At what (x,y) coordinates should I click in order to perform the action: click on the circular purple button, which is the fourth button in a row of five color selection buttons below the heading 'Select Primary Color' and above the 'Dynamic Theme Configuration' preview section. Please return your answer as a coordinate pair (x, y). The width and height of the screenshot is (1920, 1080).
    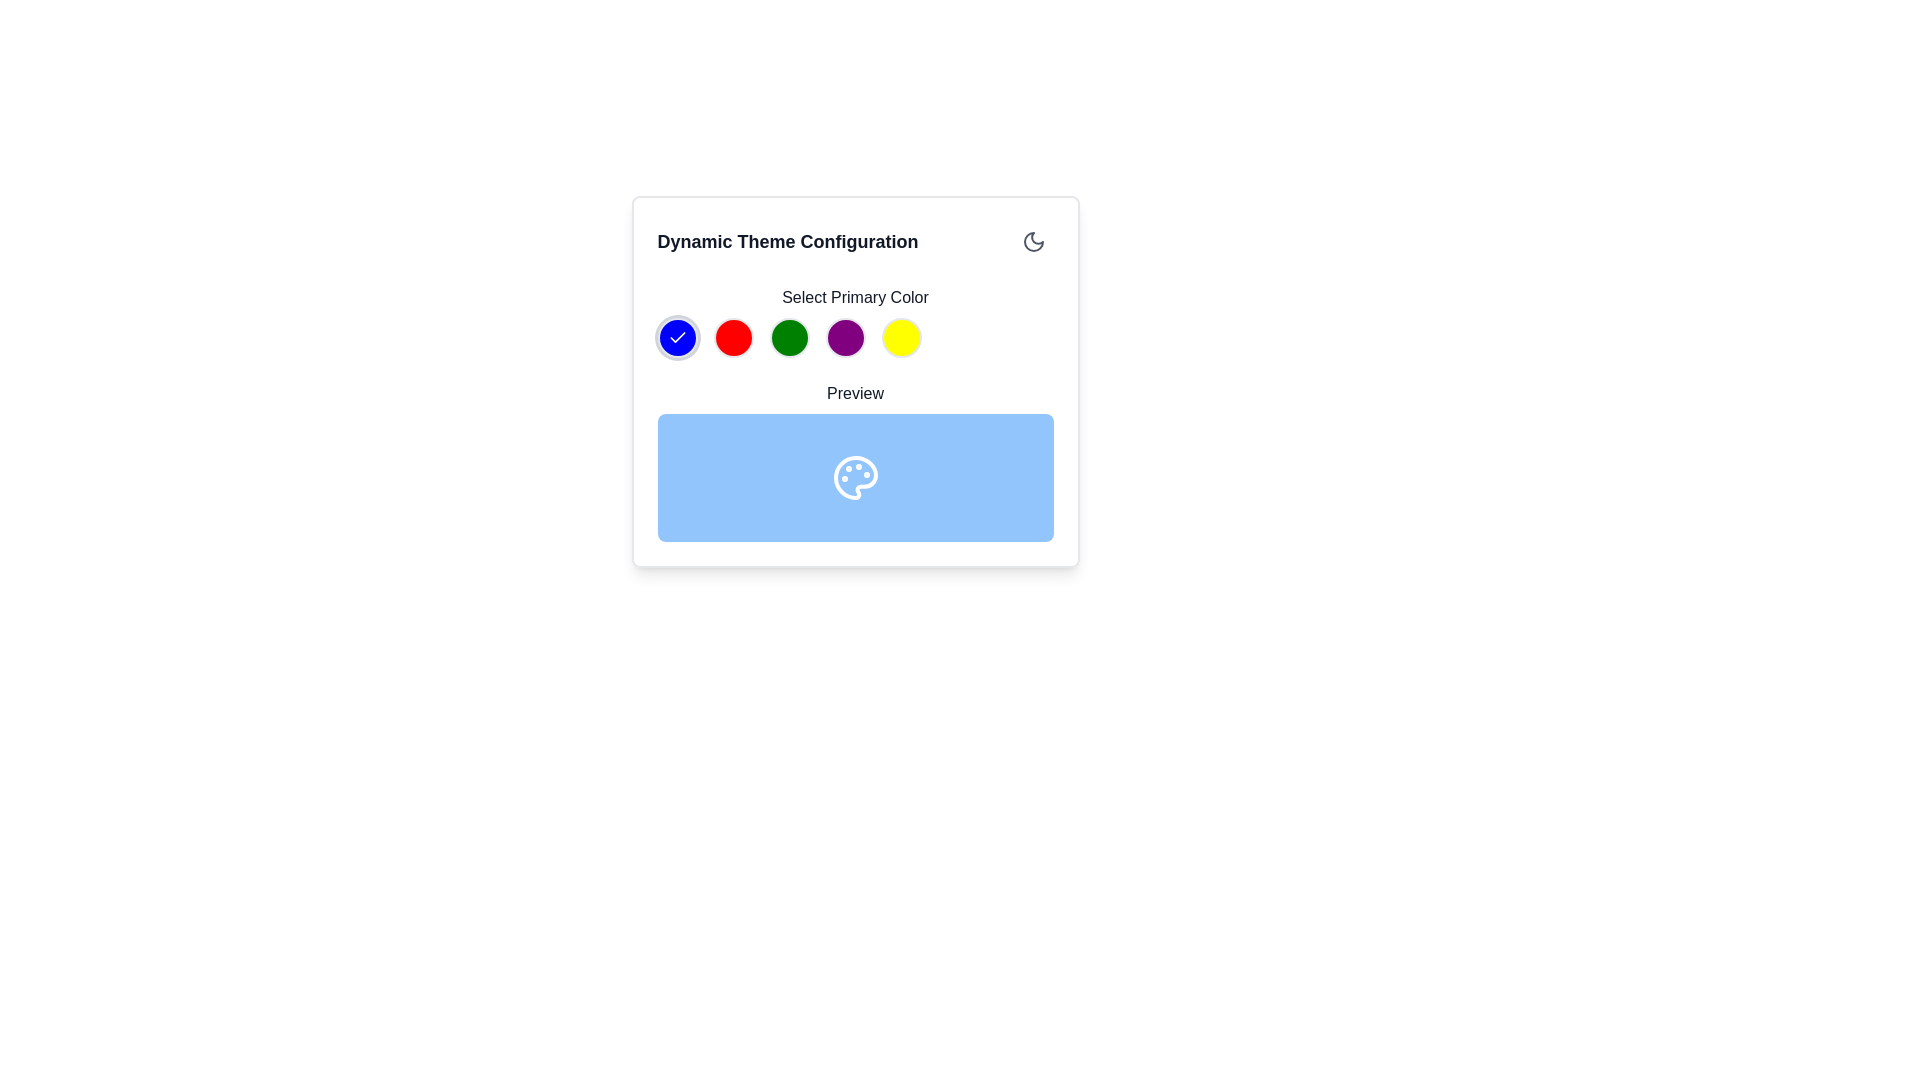
    Looking at the image, I should click on (855, 320).